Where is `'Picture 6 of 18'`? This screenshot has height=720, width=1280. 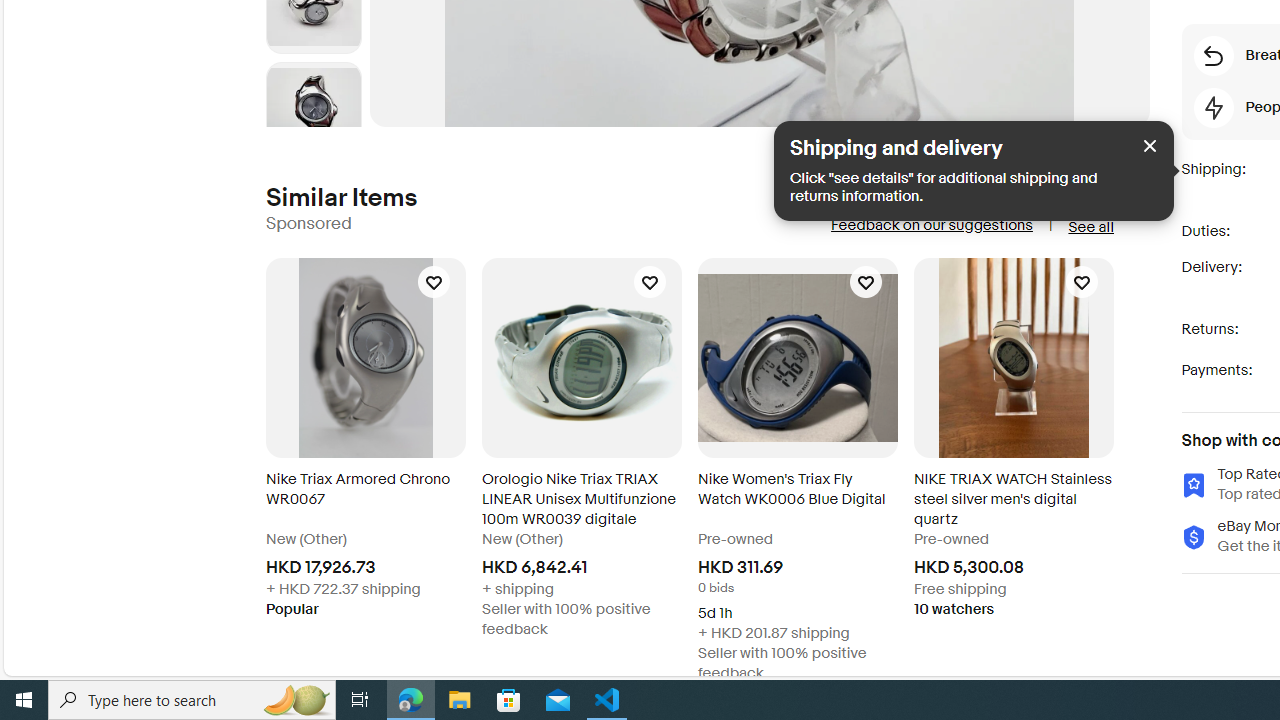
'Picture 6 of 18' is located at coordinates (312, 109).